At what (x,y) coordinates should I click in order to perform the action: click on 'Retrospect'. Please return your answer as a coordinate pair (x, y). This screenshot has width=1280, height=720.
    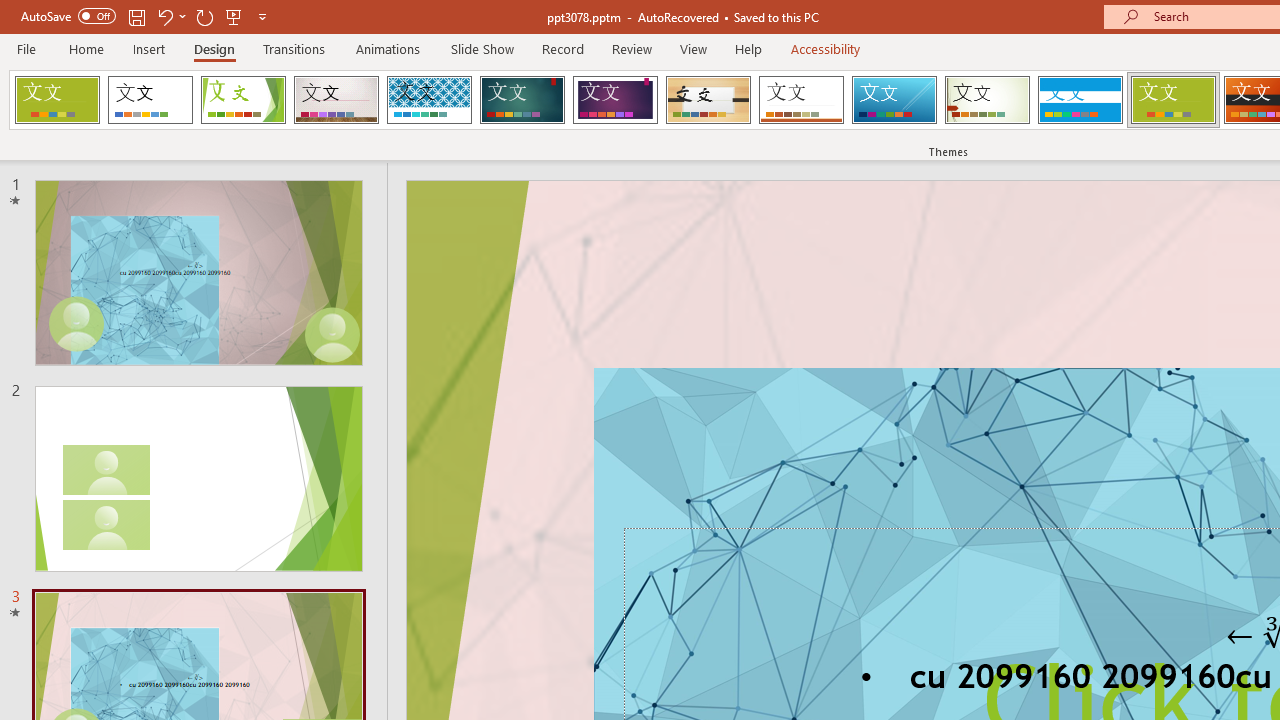
    Looking at the image, I should click on (801, 100).